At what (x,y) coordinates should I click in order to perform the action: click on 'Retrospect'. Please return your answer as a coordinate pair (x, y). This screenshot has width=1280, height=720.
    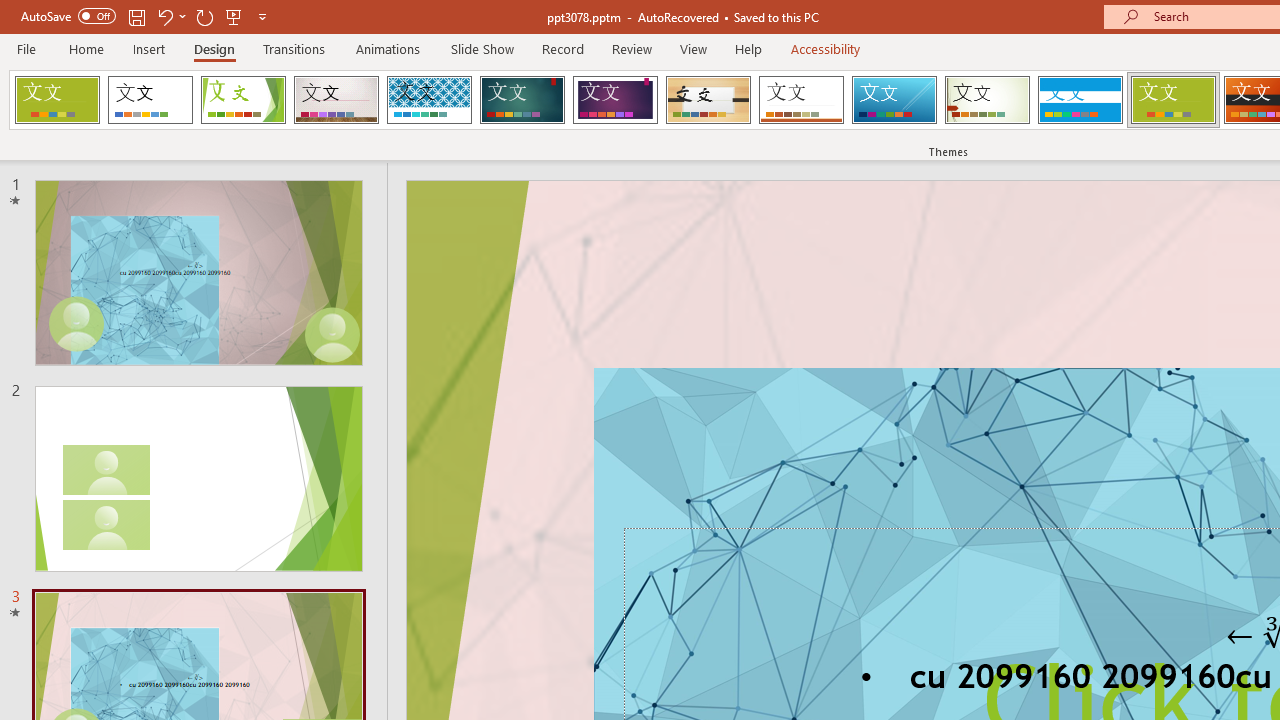
    Looking at the image, I should click on (801, 100).